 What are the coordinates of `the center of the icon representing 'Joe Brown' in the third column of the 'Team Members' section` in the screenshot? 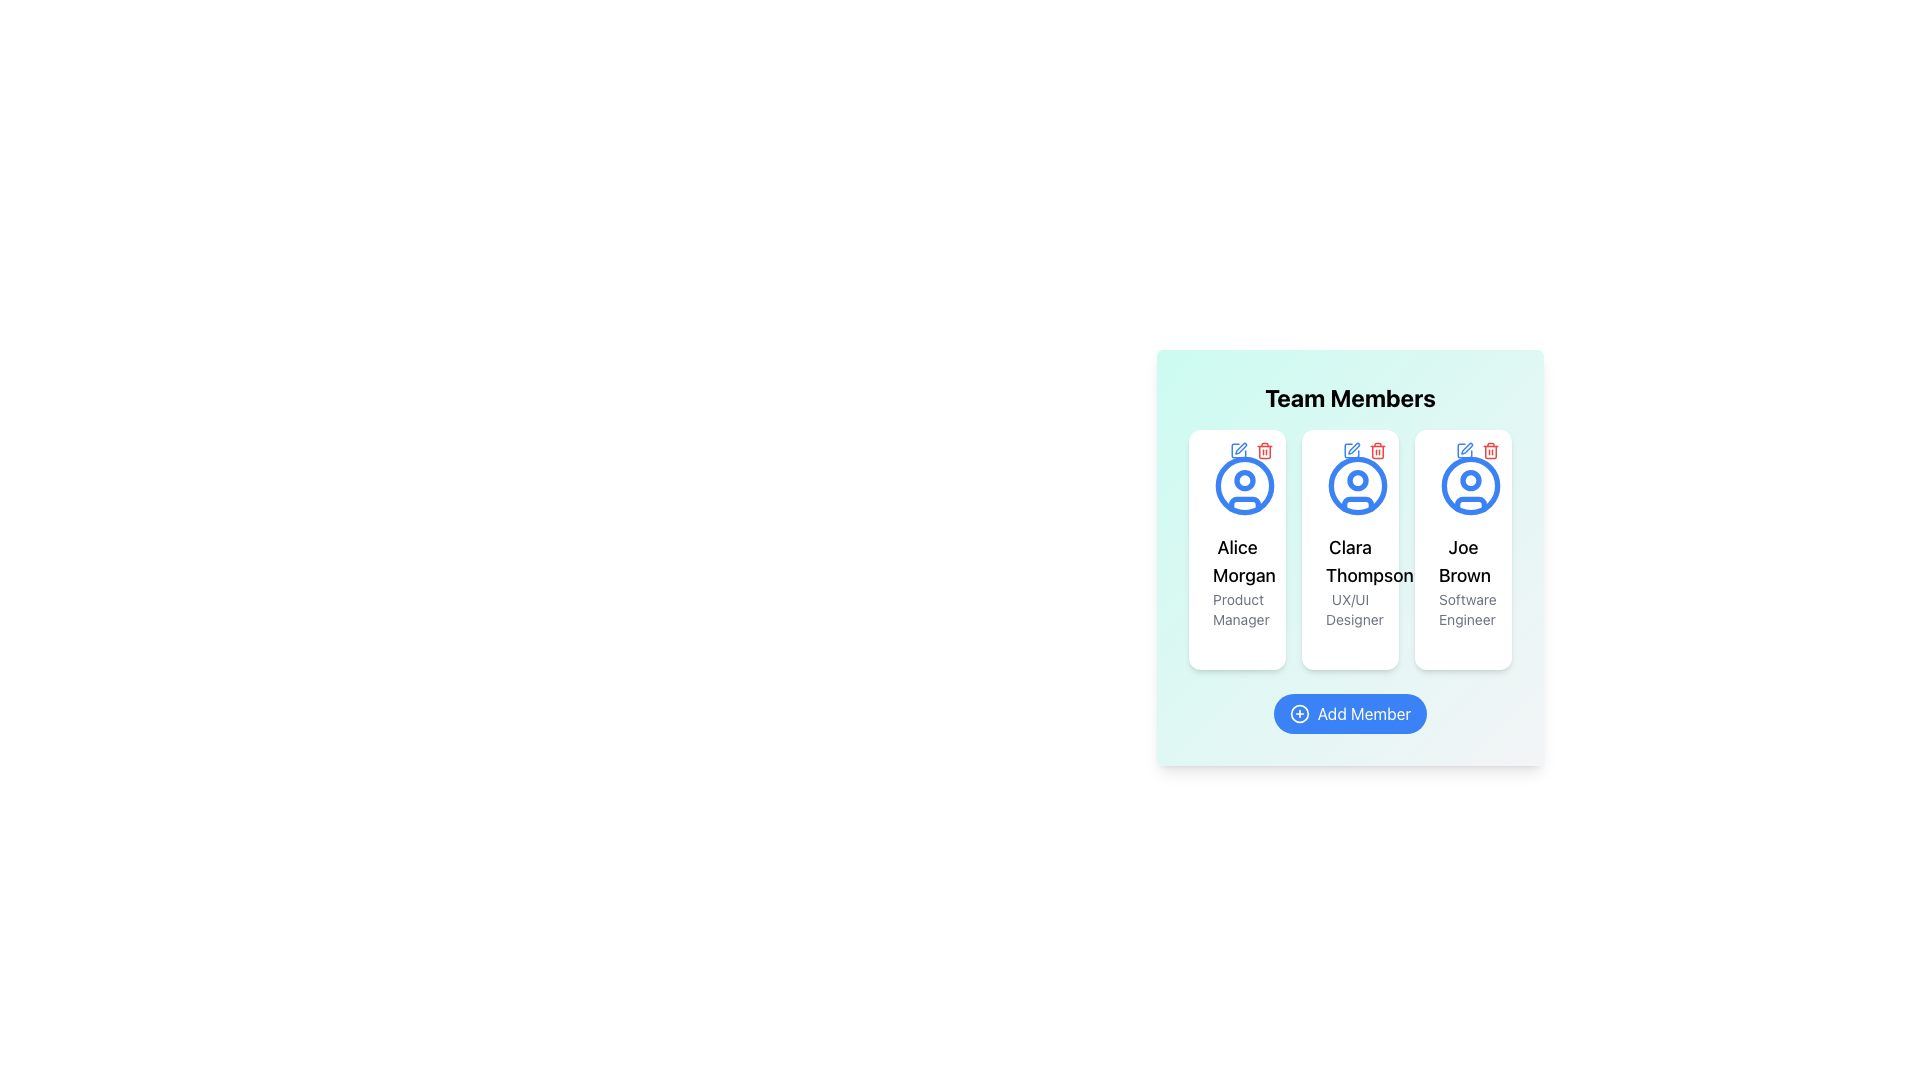 It's located at (1470, 486).